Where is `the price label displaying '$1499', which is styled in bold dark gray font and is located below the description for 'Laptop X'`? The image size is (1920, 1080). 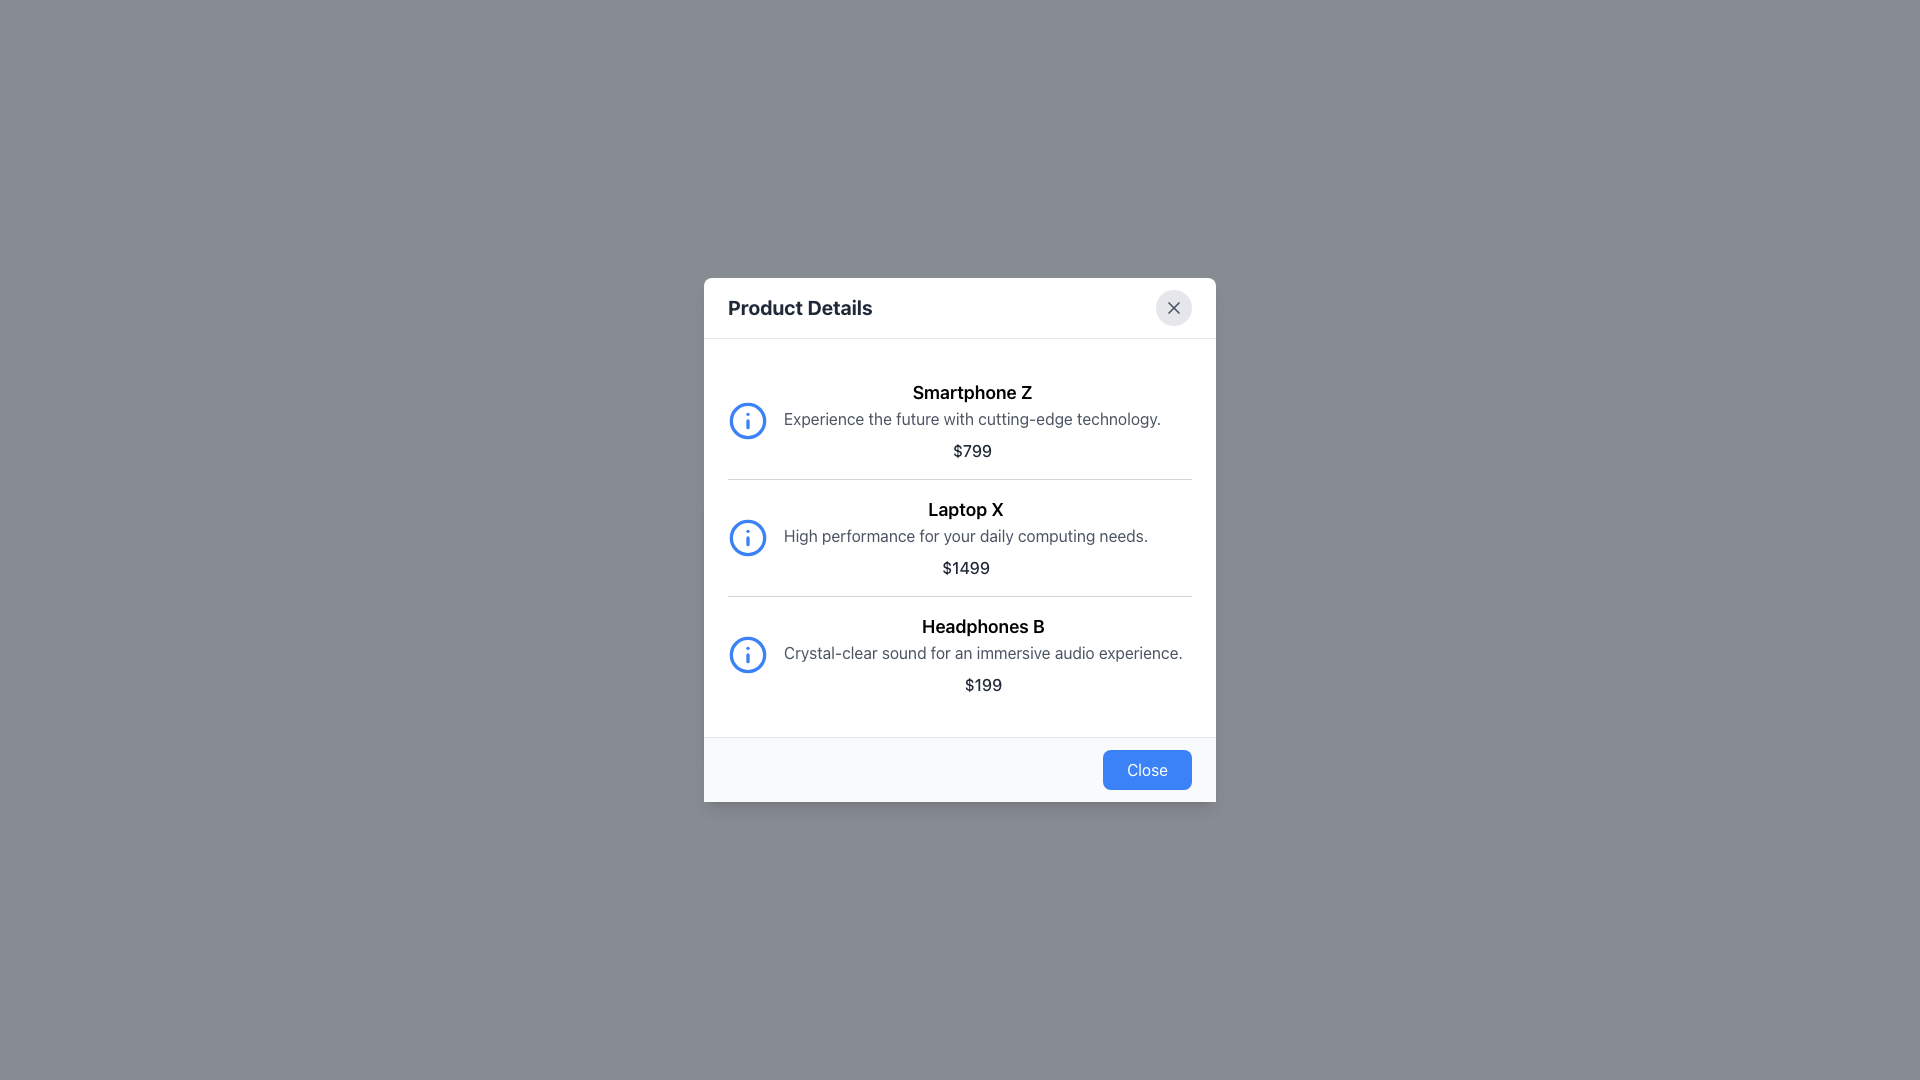
the price label displaying '$1499', which is styled in bold dark gray font and is located below the description for 'Laptop X' is located at coordinates (966, 567).